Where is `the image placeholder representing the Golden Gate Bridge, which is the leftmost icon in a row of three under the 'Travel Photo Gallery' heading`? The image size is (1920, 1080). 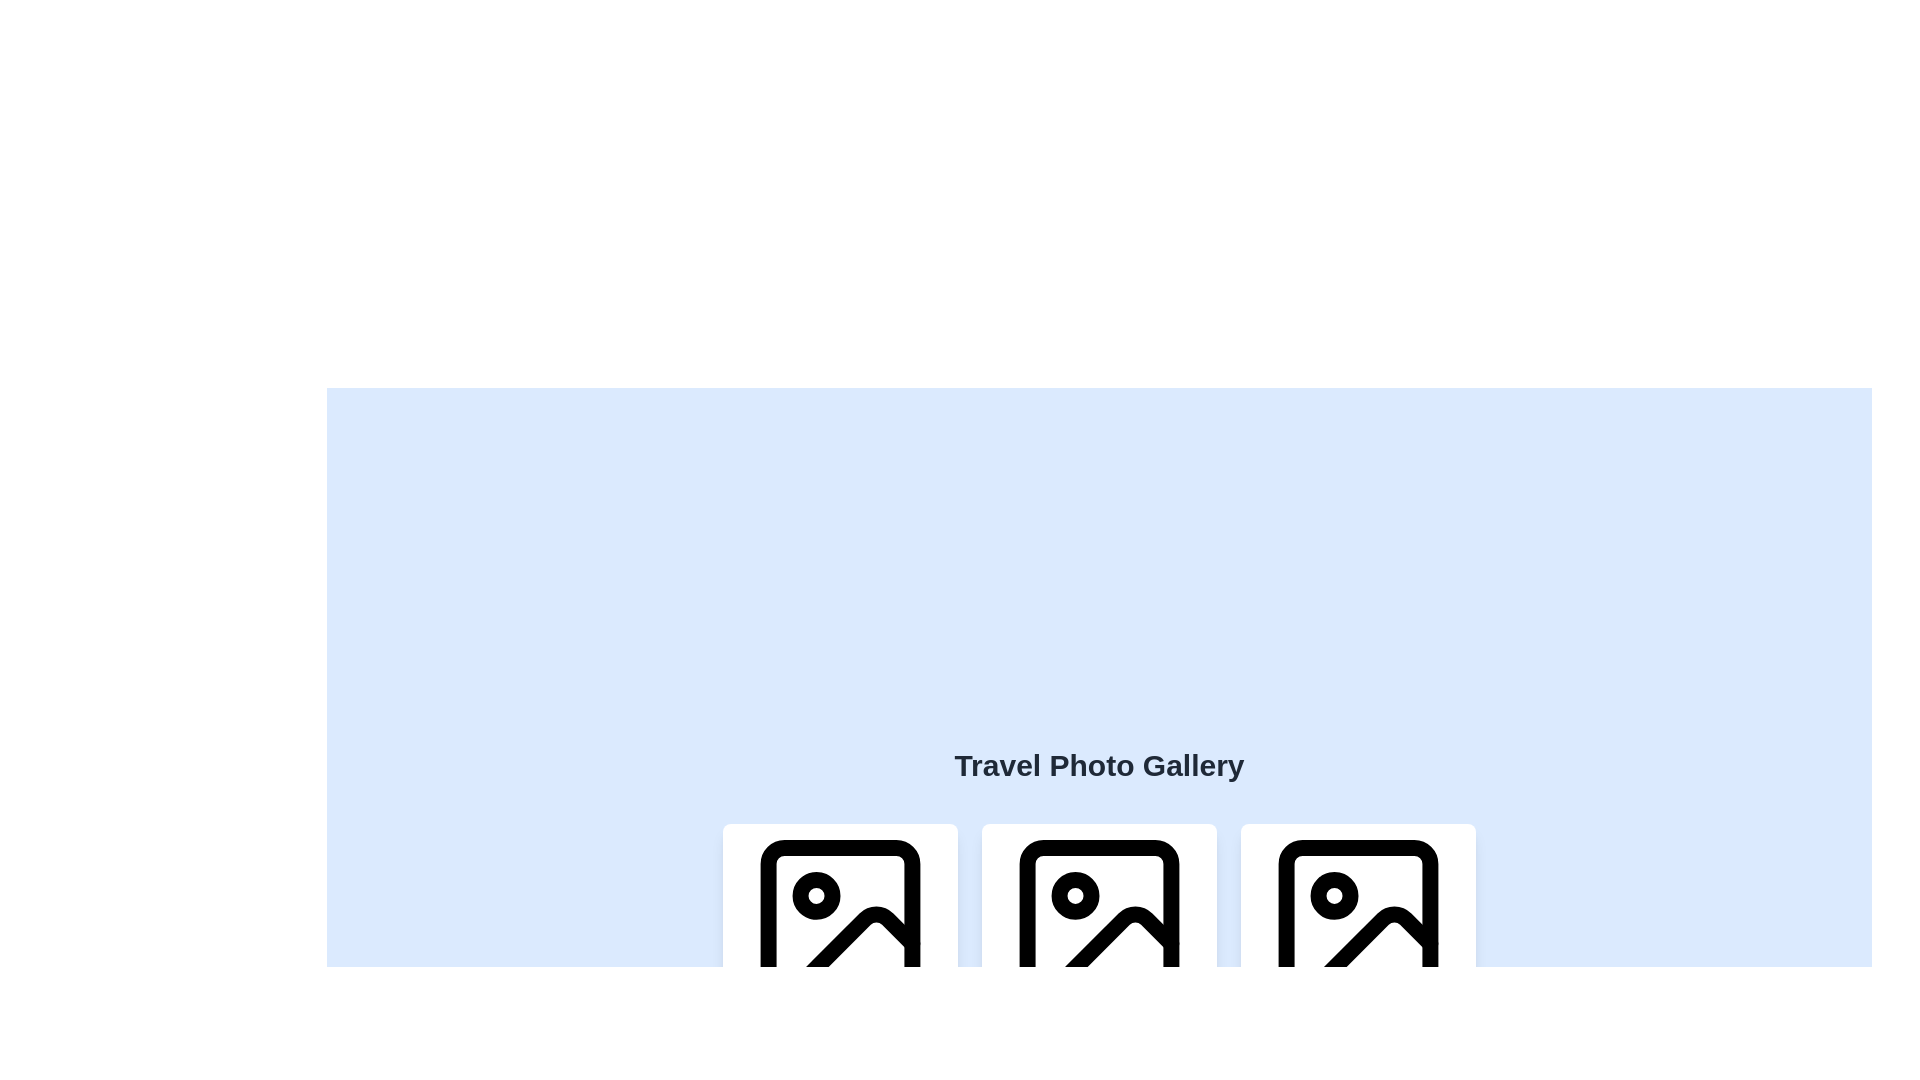 the image placeholder representing the Golden Gate Bridge, which is the leftmost icon in a row of three under the 'Travel Photo Gallery' heading is located at coordinates (840, 920).